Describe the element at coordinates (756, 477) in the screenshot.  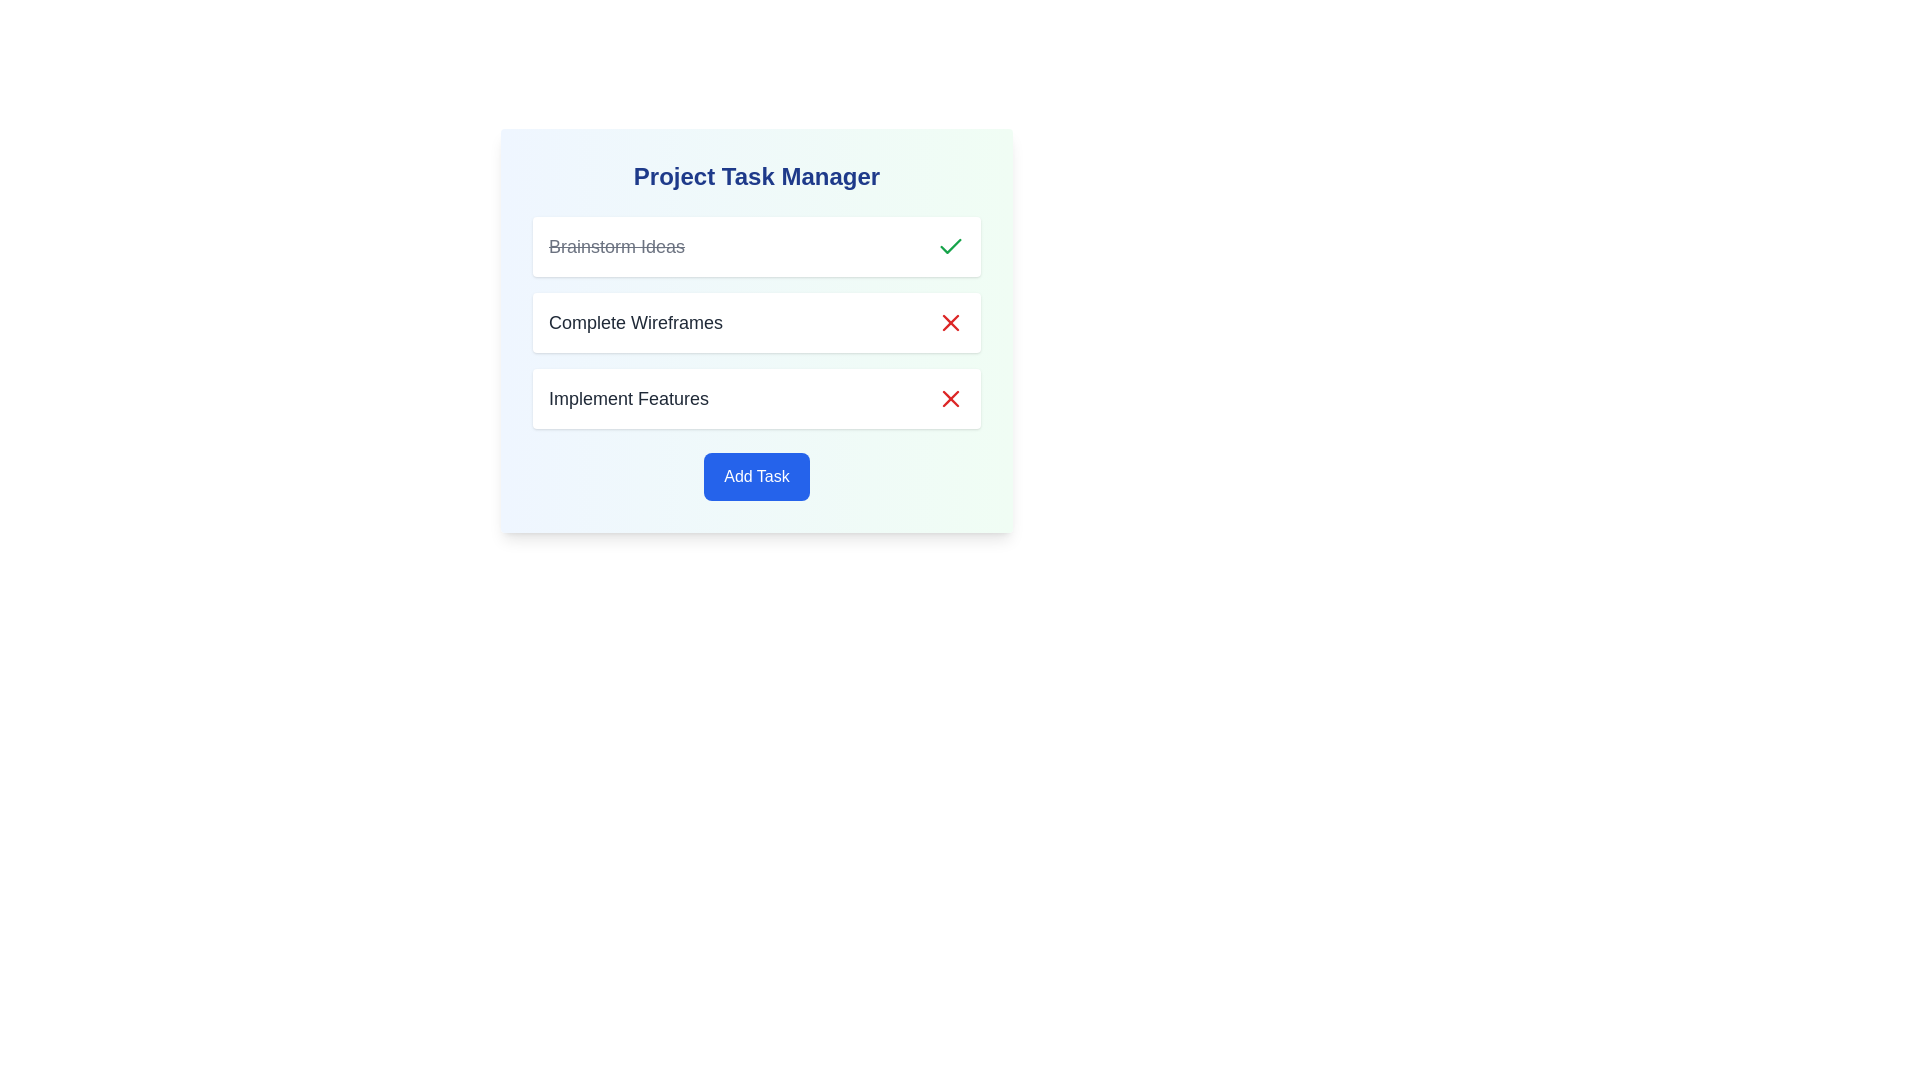
I see `the 'Add Task' button located at the bottom center of the 'Project Task Manager' card interface to interact` at that location.